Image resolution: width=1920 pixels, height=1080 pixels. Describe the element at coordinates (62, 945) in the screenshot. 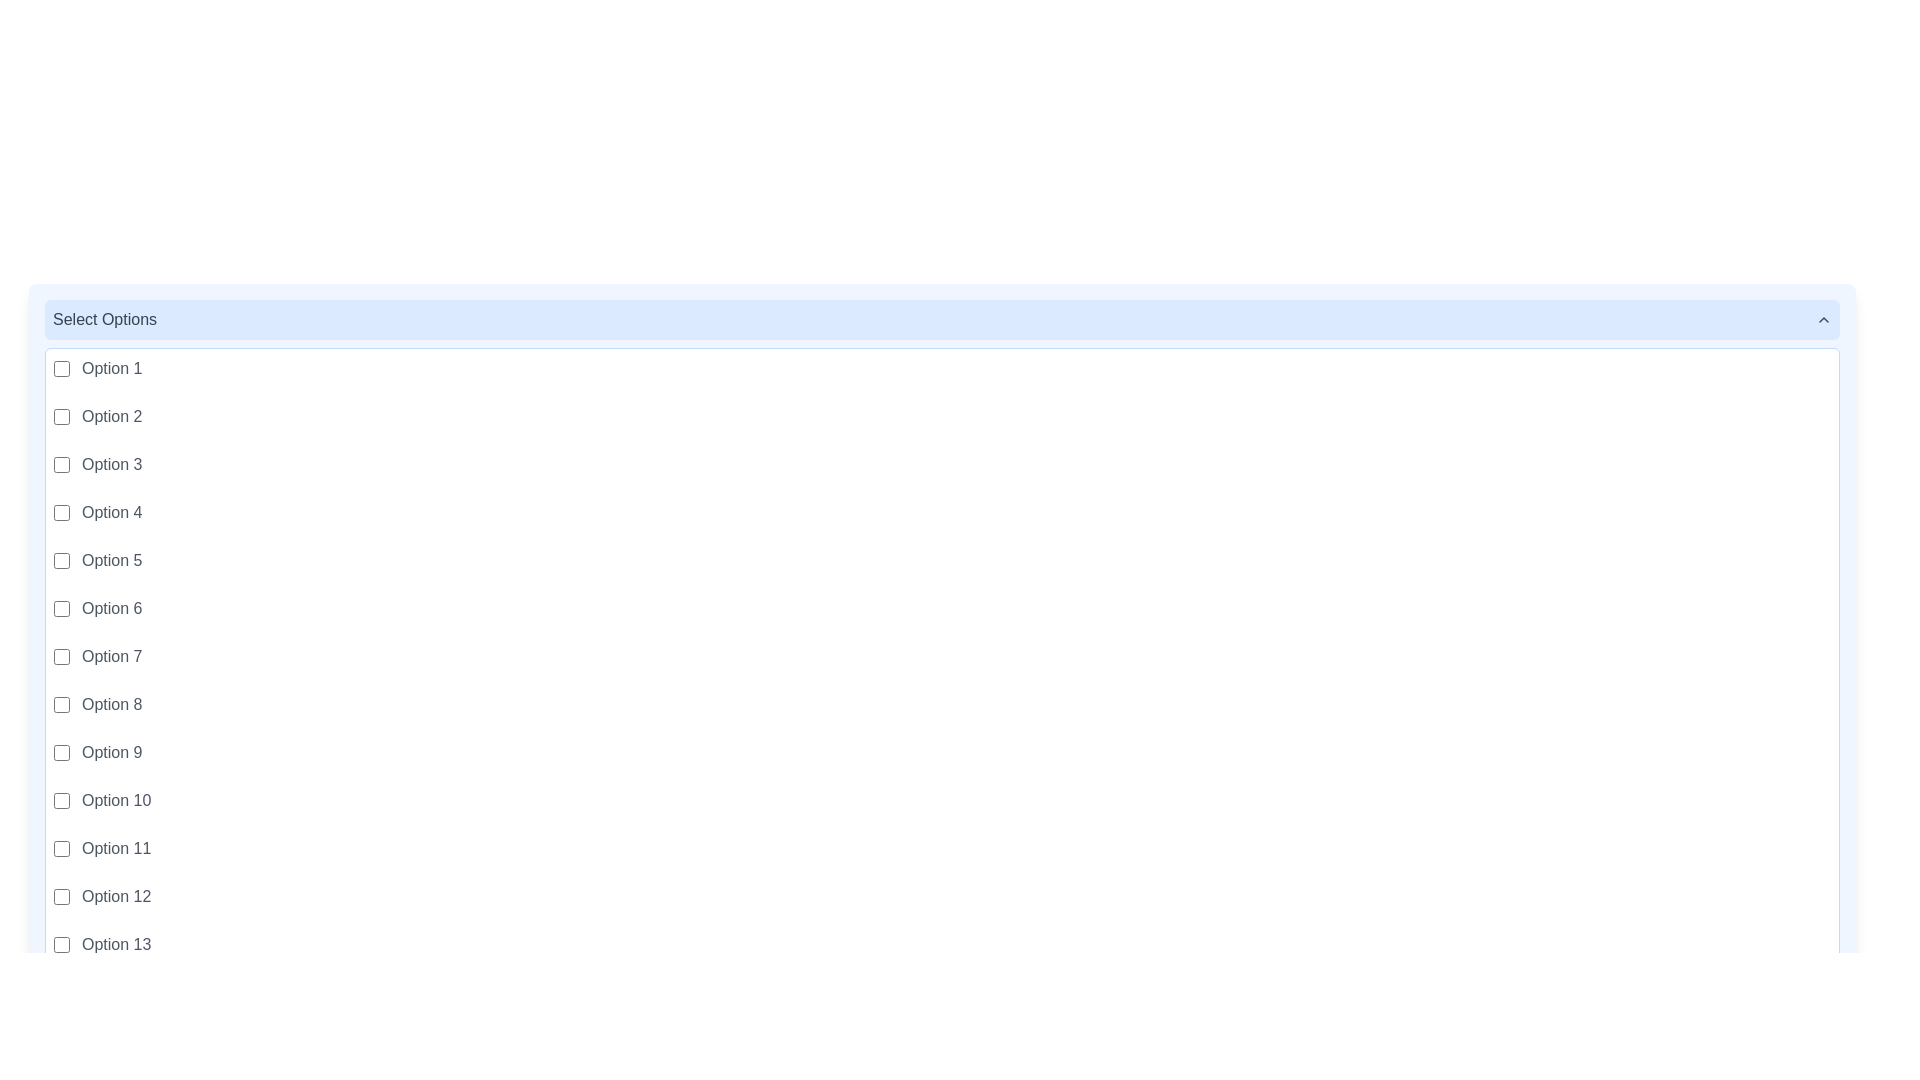

I see `the checkbox for 'Option 13'` at that location.